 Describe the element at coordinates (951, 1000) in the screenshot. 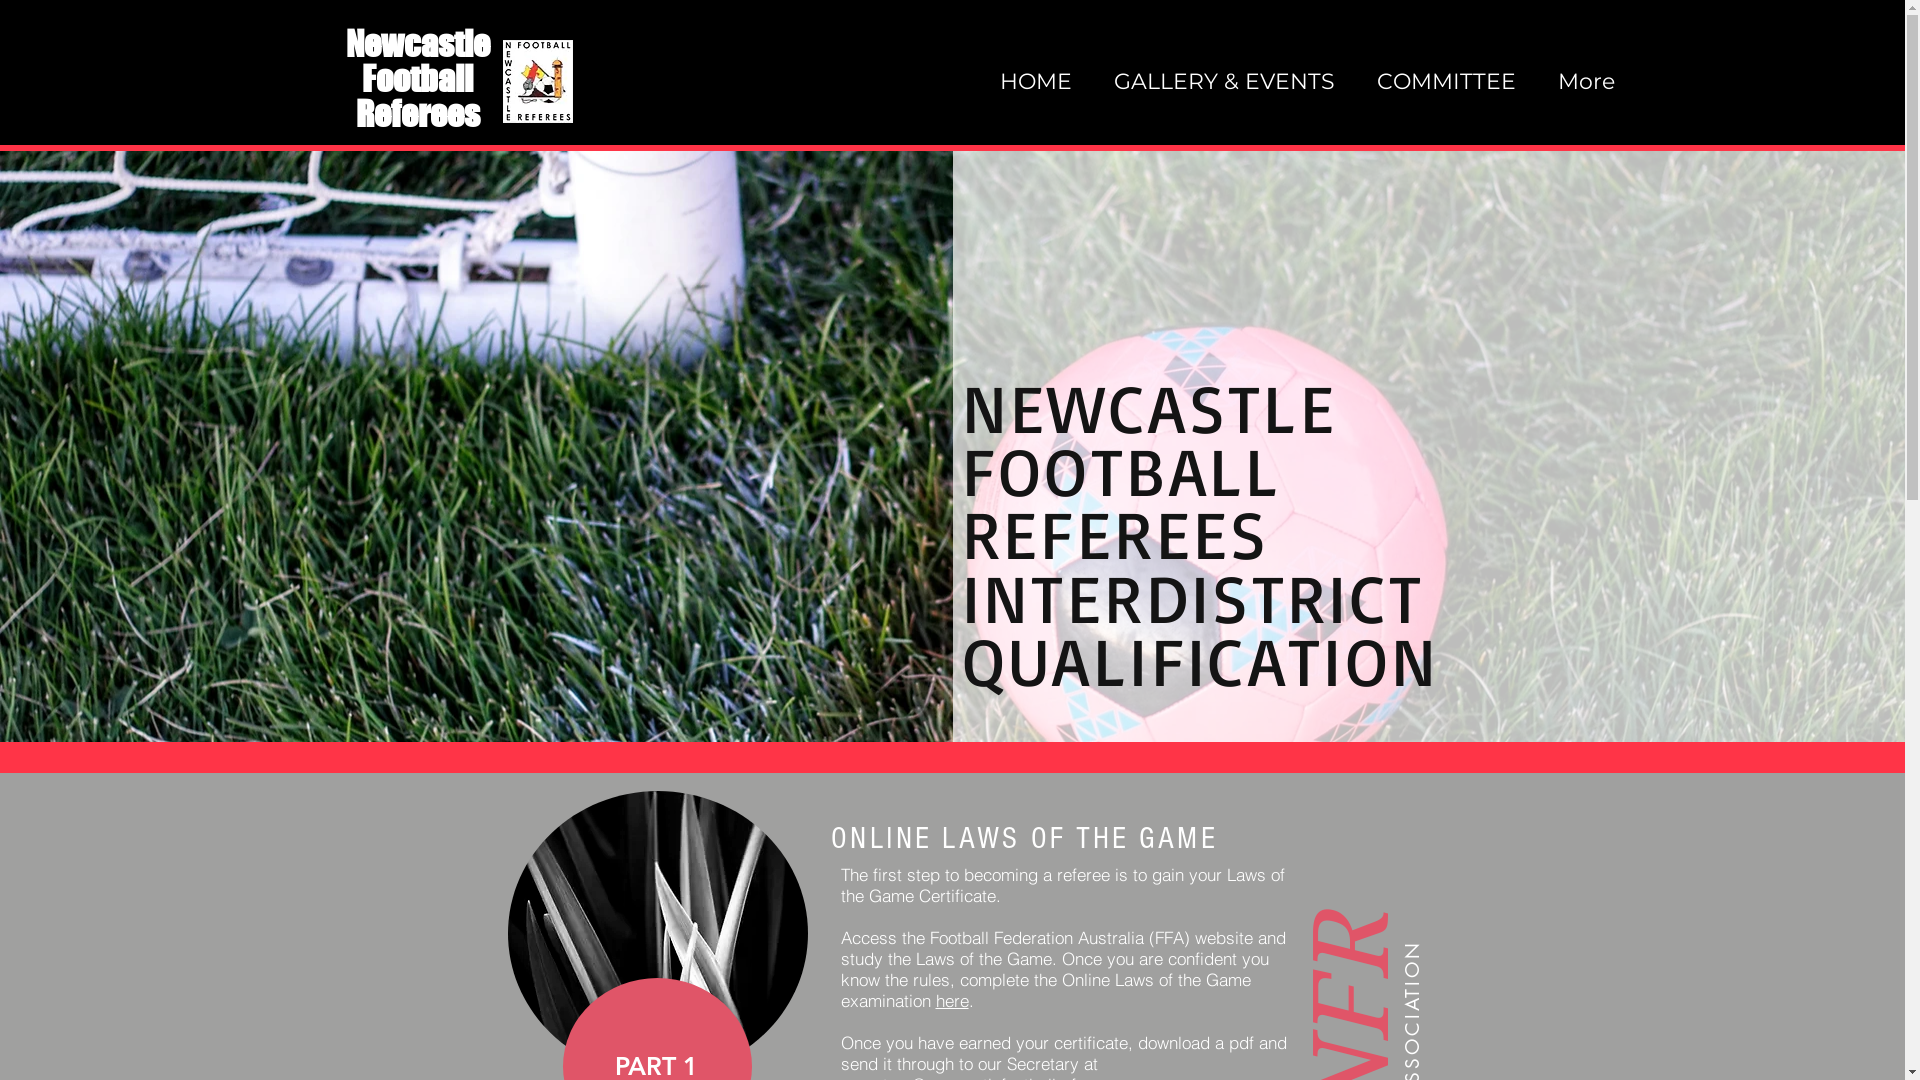

I see `'here'` at that location.